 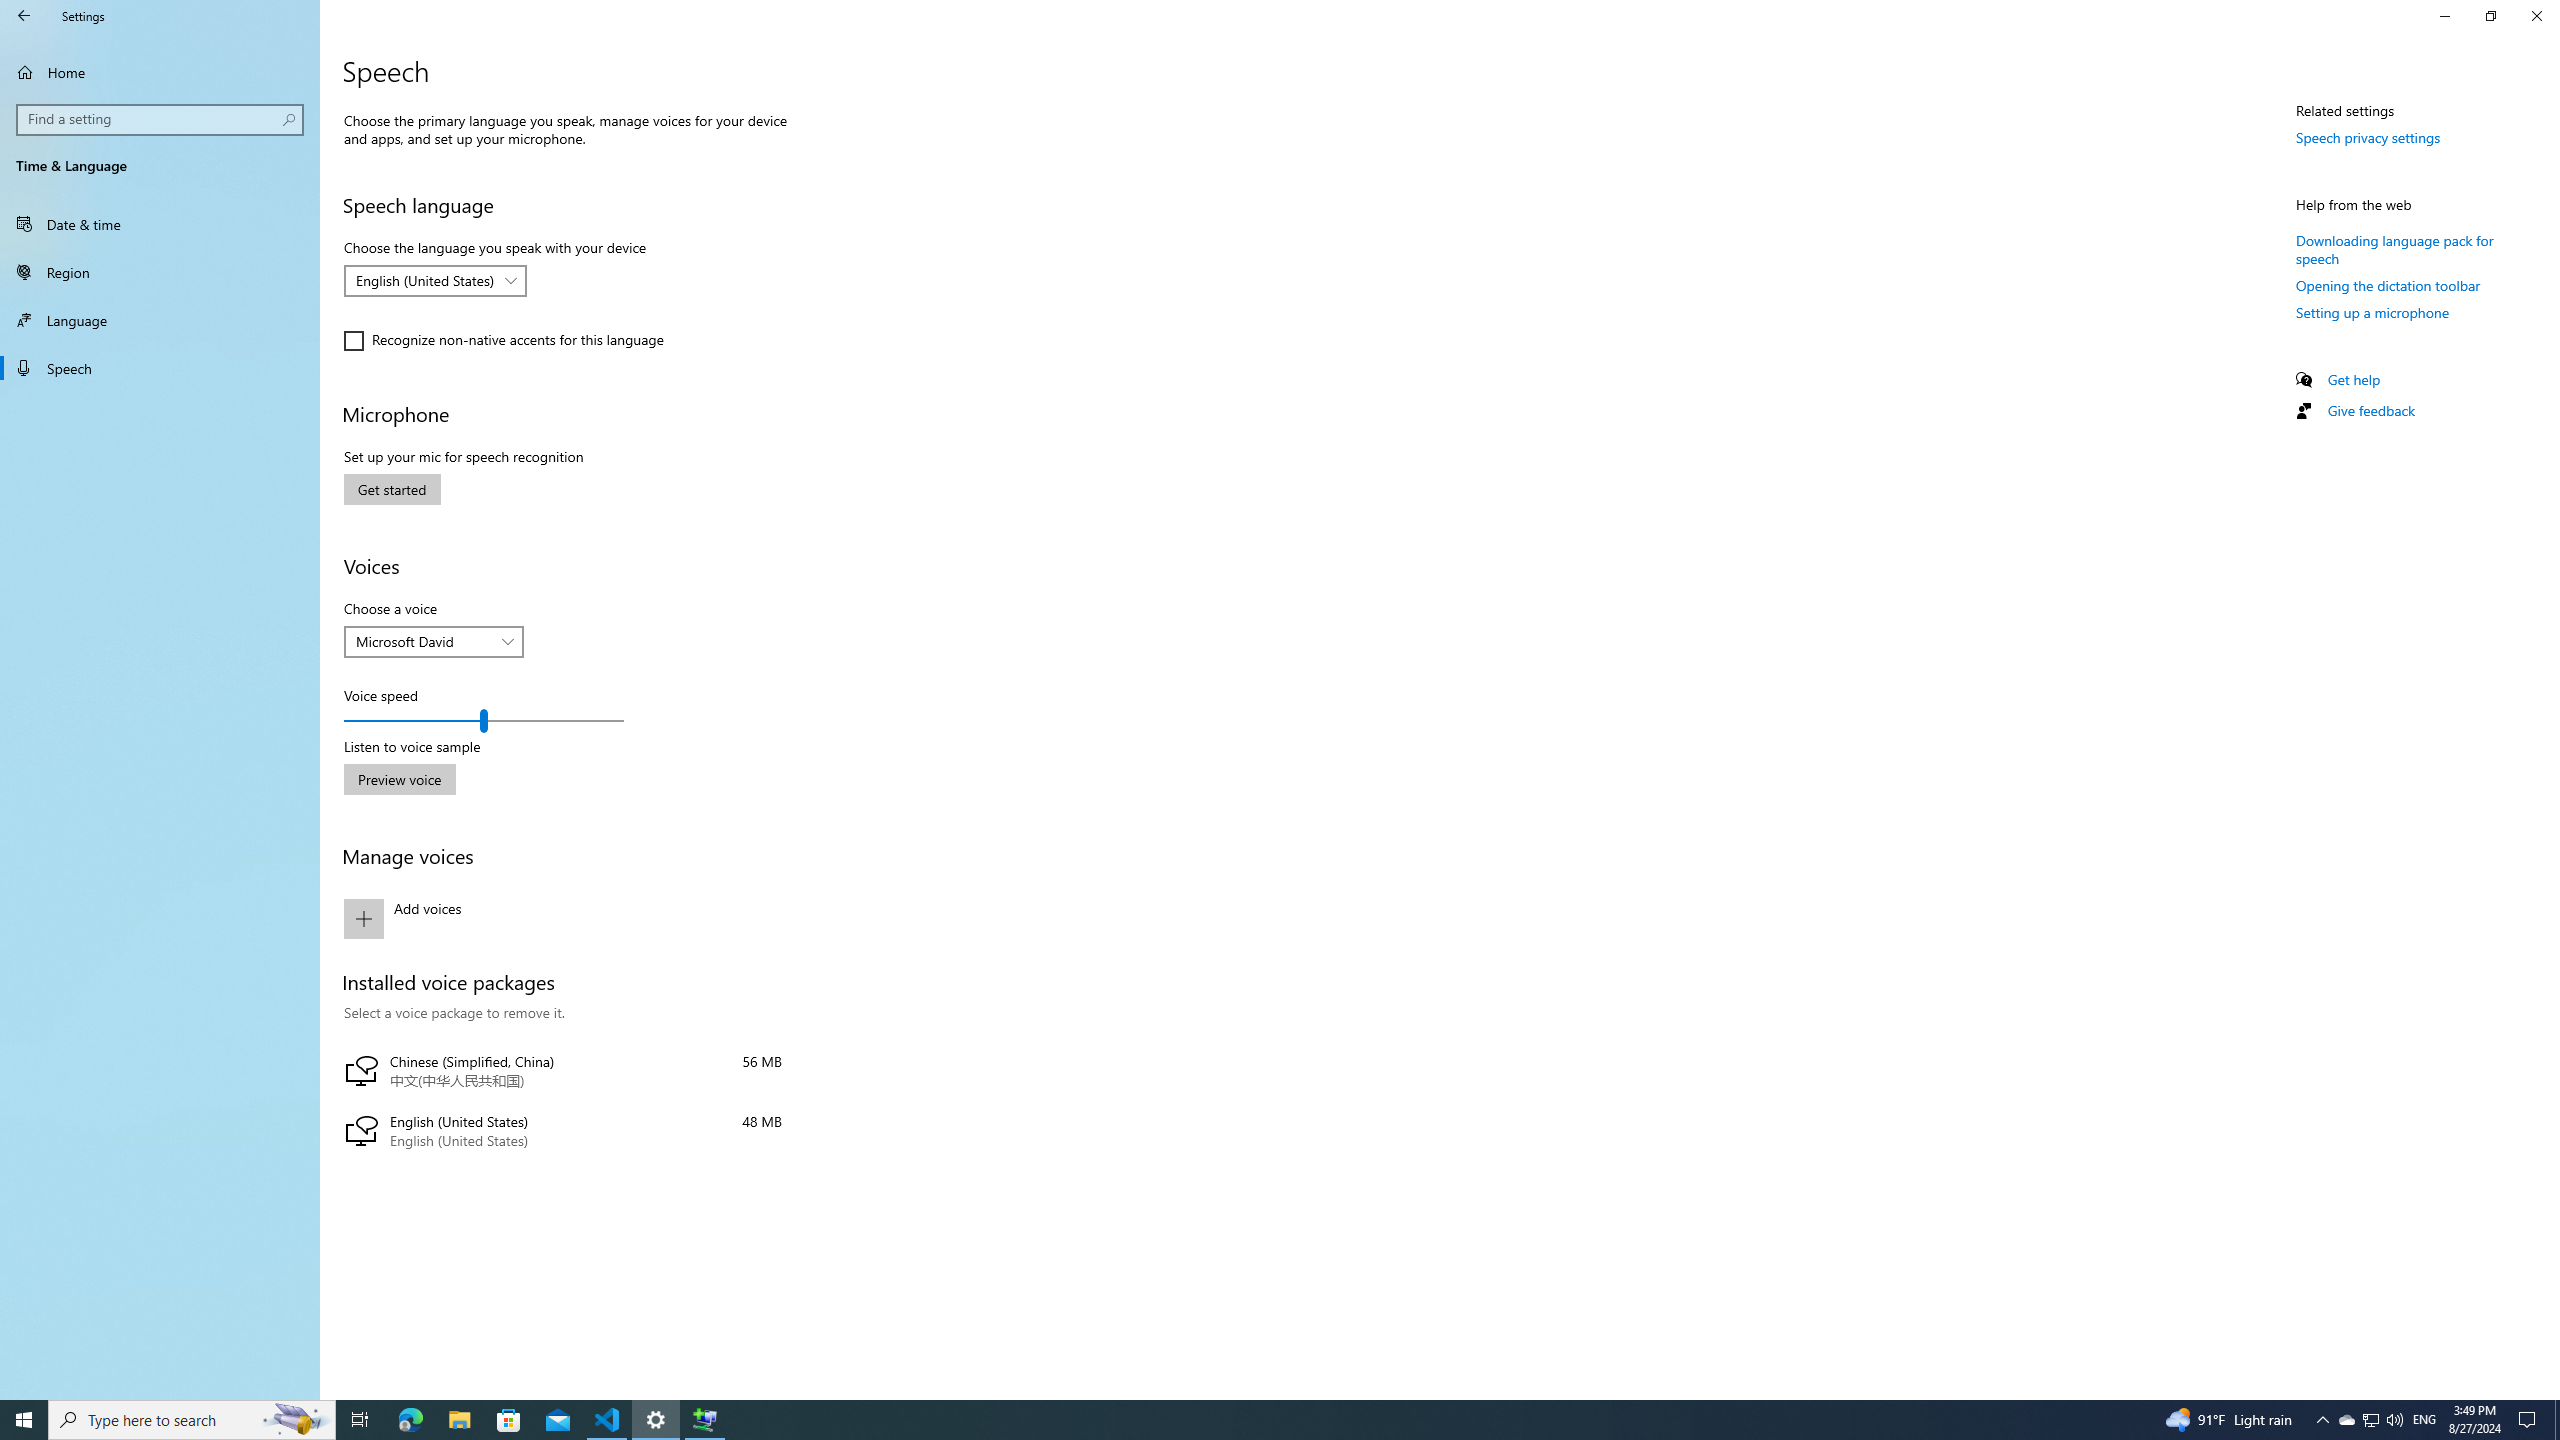 What do you see at coordinates (2372, 311) in the screenshot?
I see `'Setting up a microphone'` at bounding box center [2372, 311].